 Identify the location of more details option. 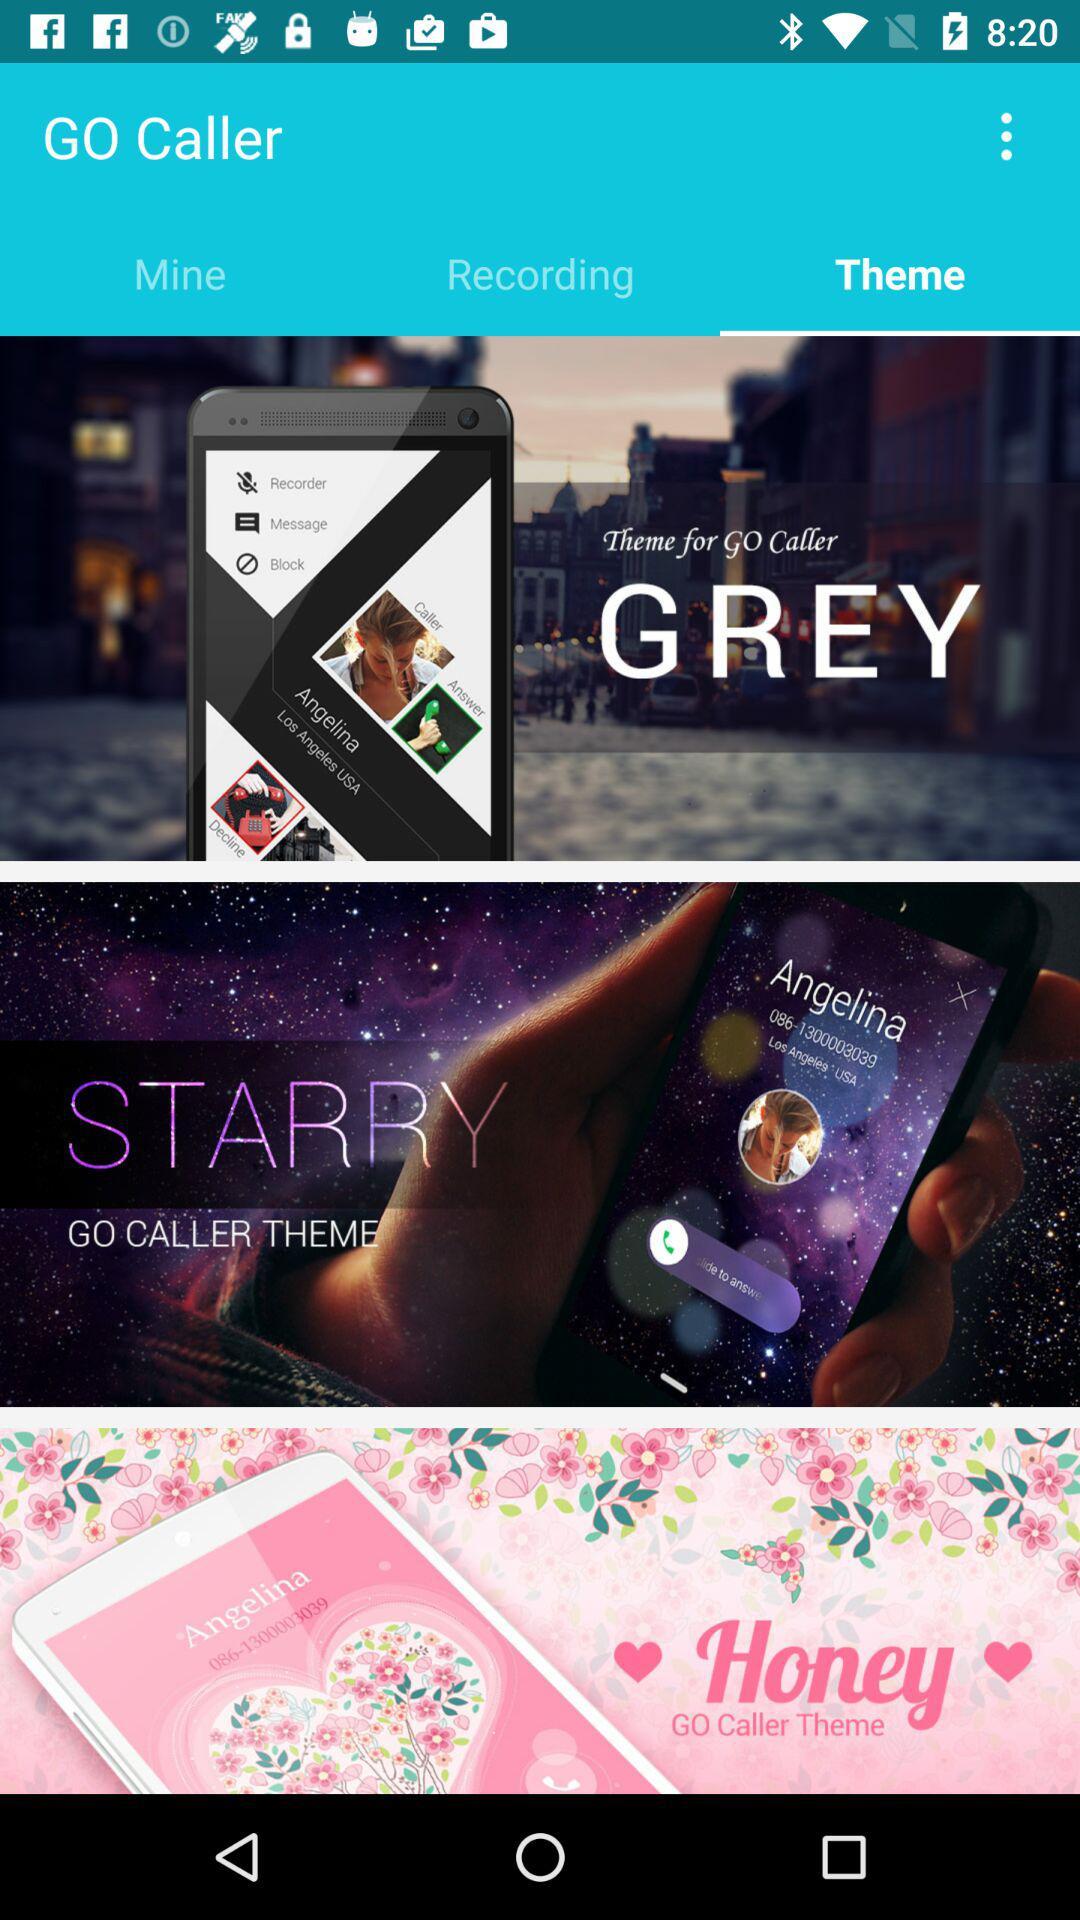
(1006, 135).